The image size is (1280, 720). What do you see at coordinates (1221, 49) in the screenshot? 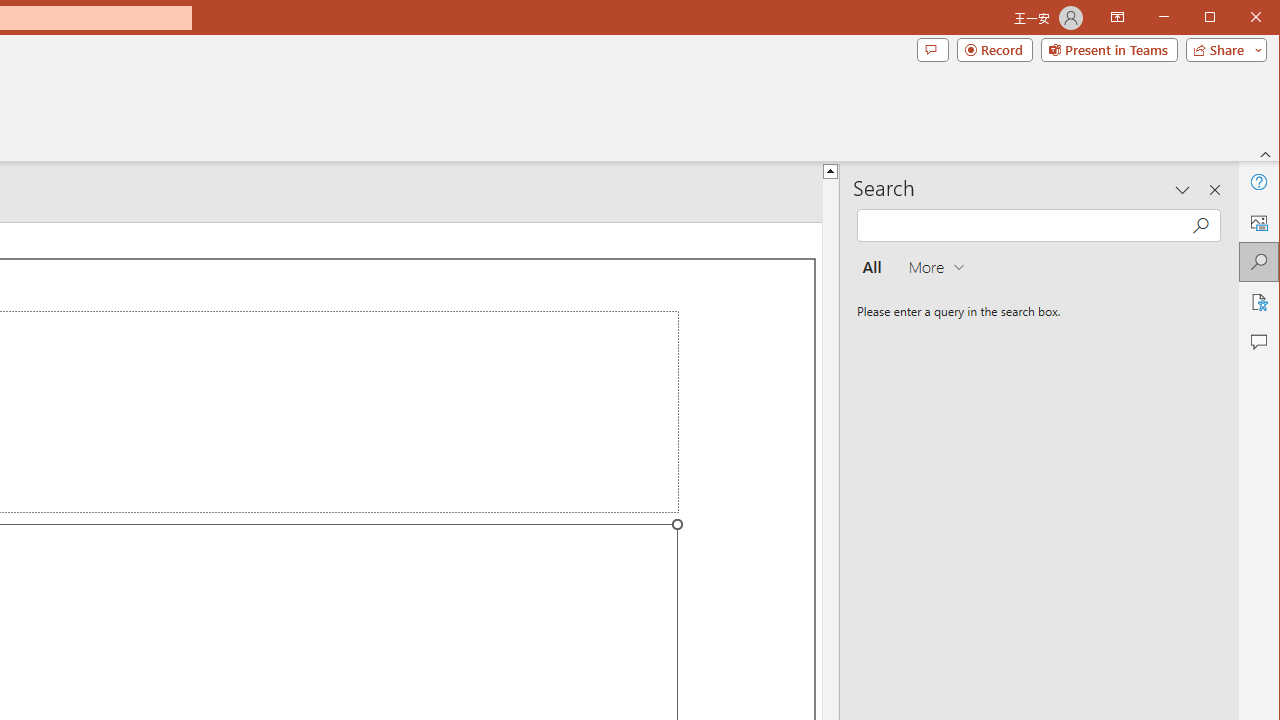
I see `'Share'` at bounding box center [1221, 49].